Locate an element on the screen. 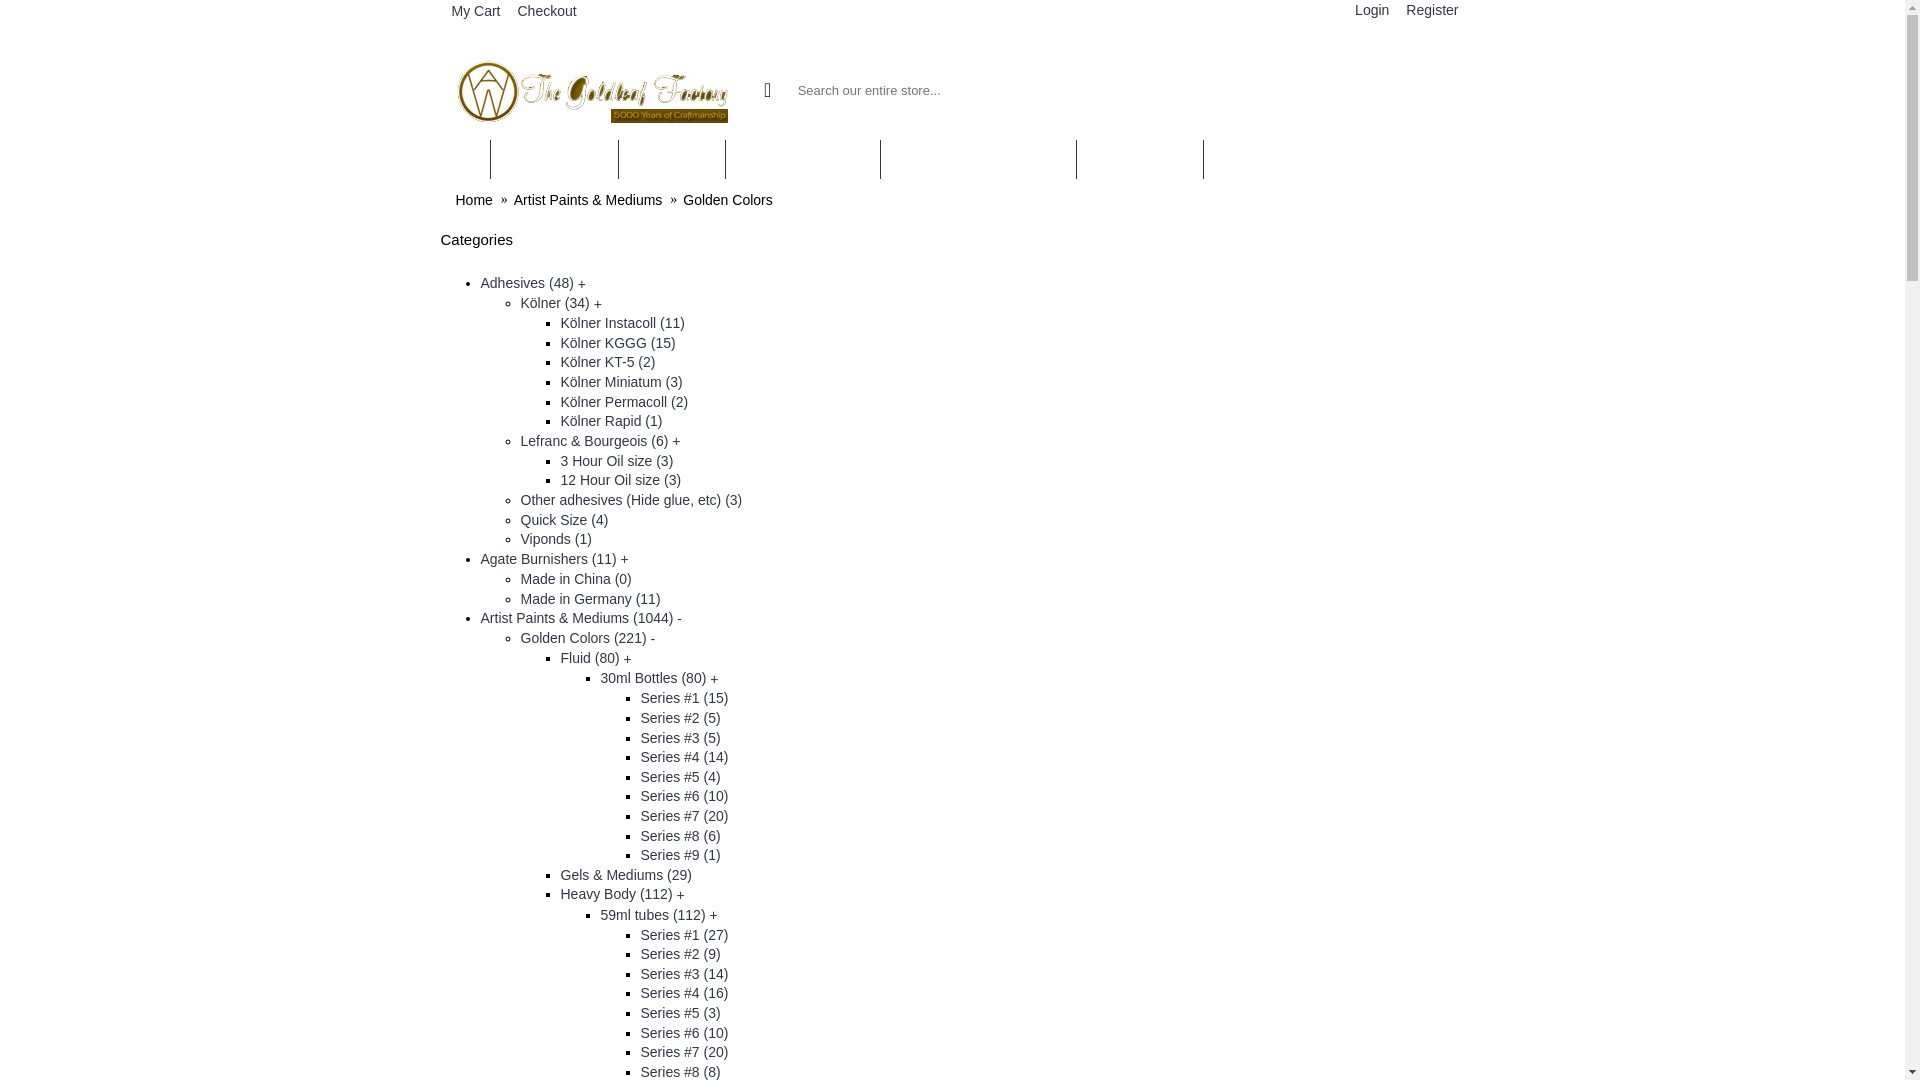 The image size is (1920, 1080). 'Artist Paints & Mediums (1044) -' is located at coordinates (480, 616).